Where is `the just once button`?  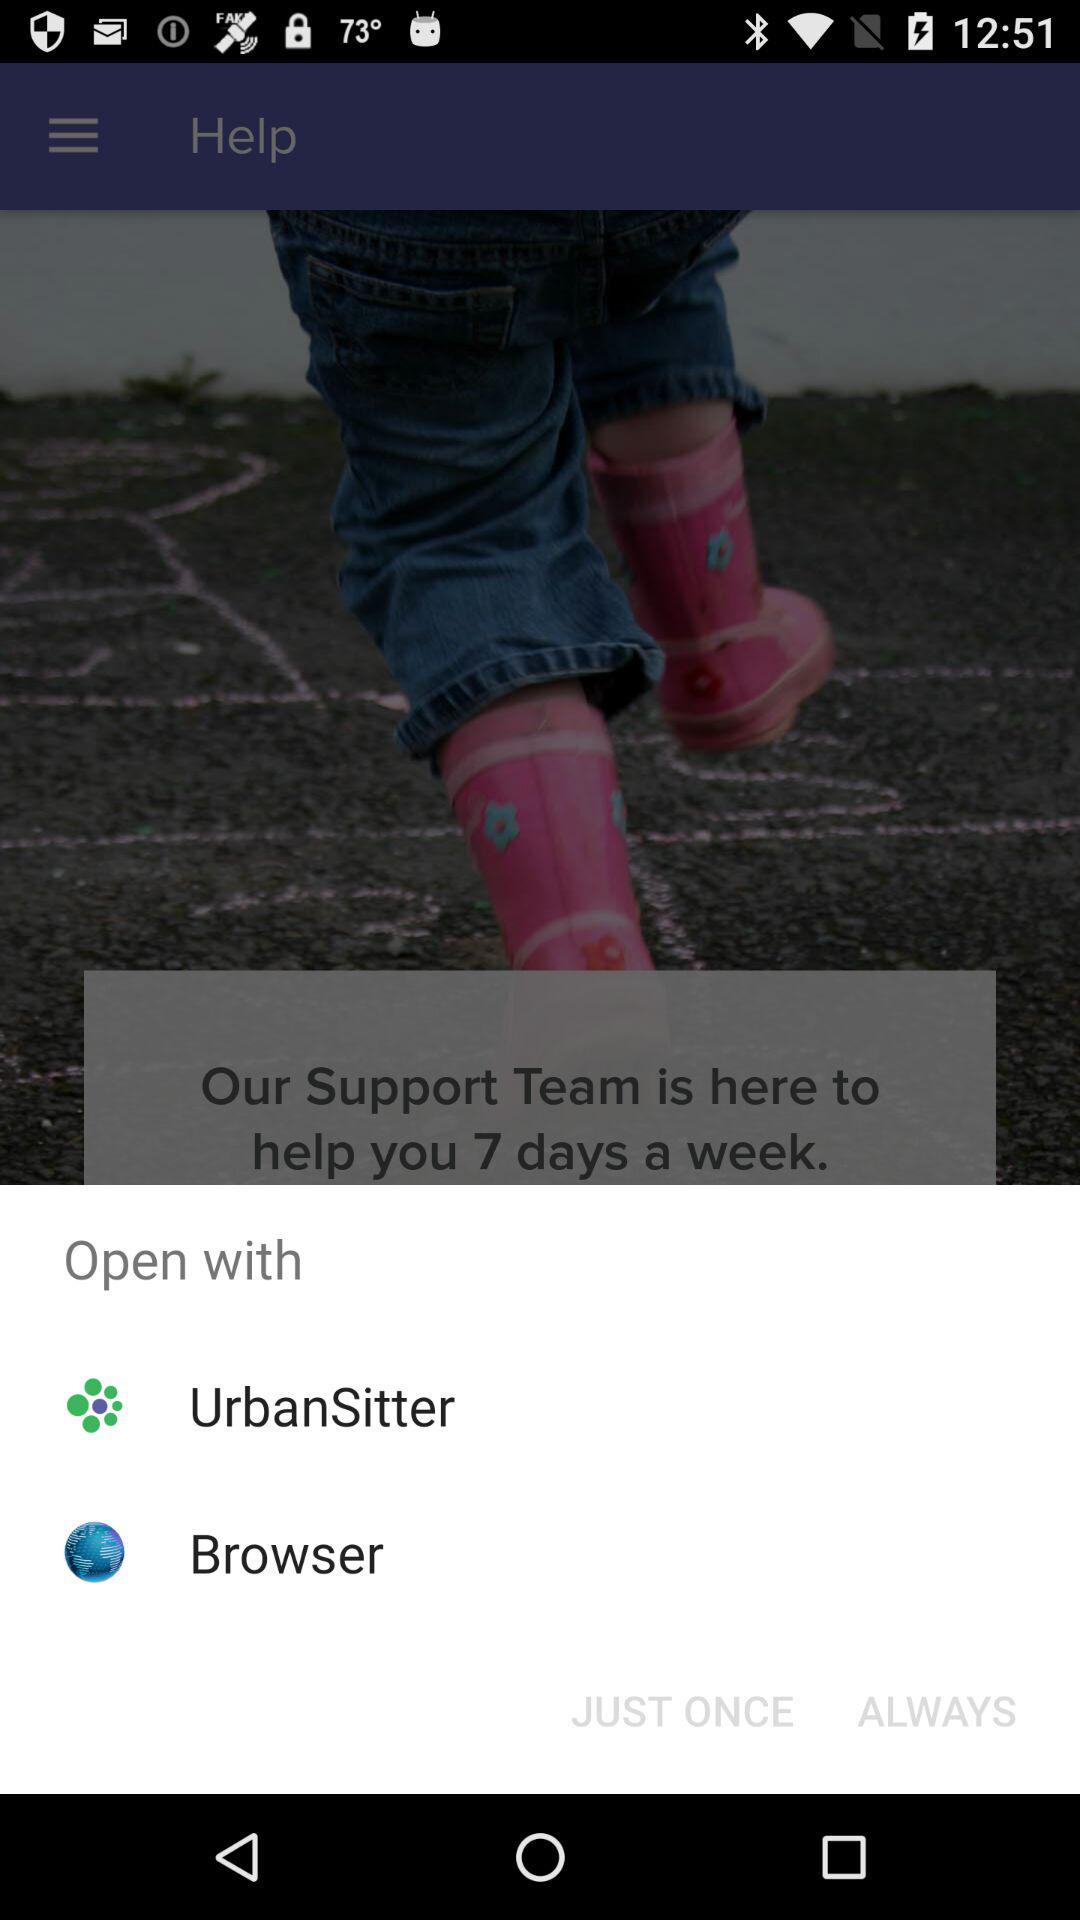 the just once button is located at coordinates (681, 1708).